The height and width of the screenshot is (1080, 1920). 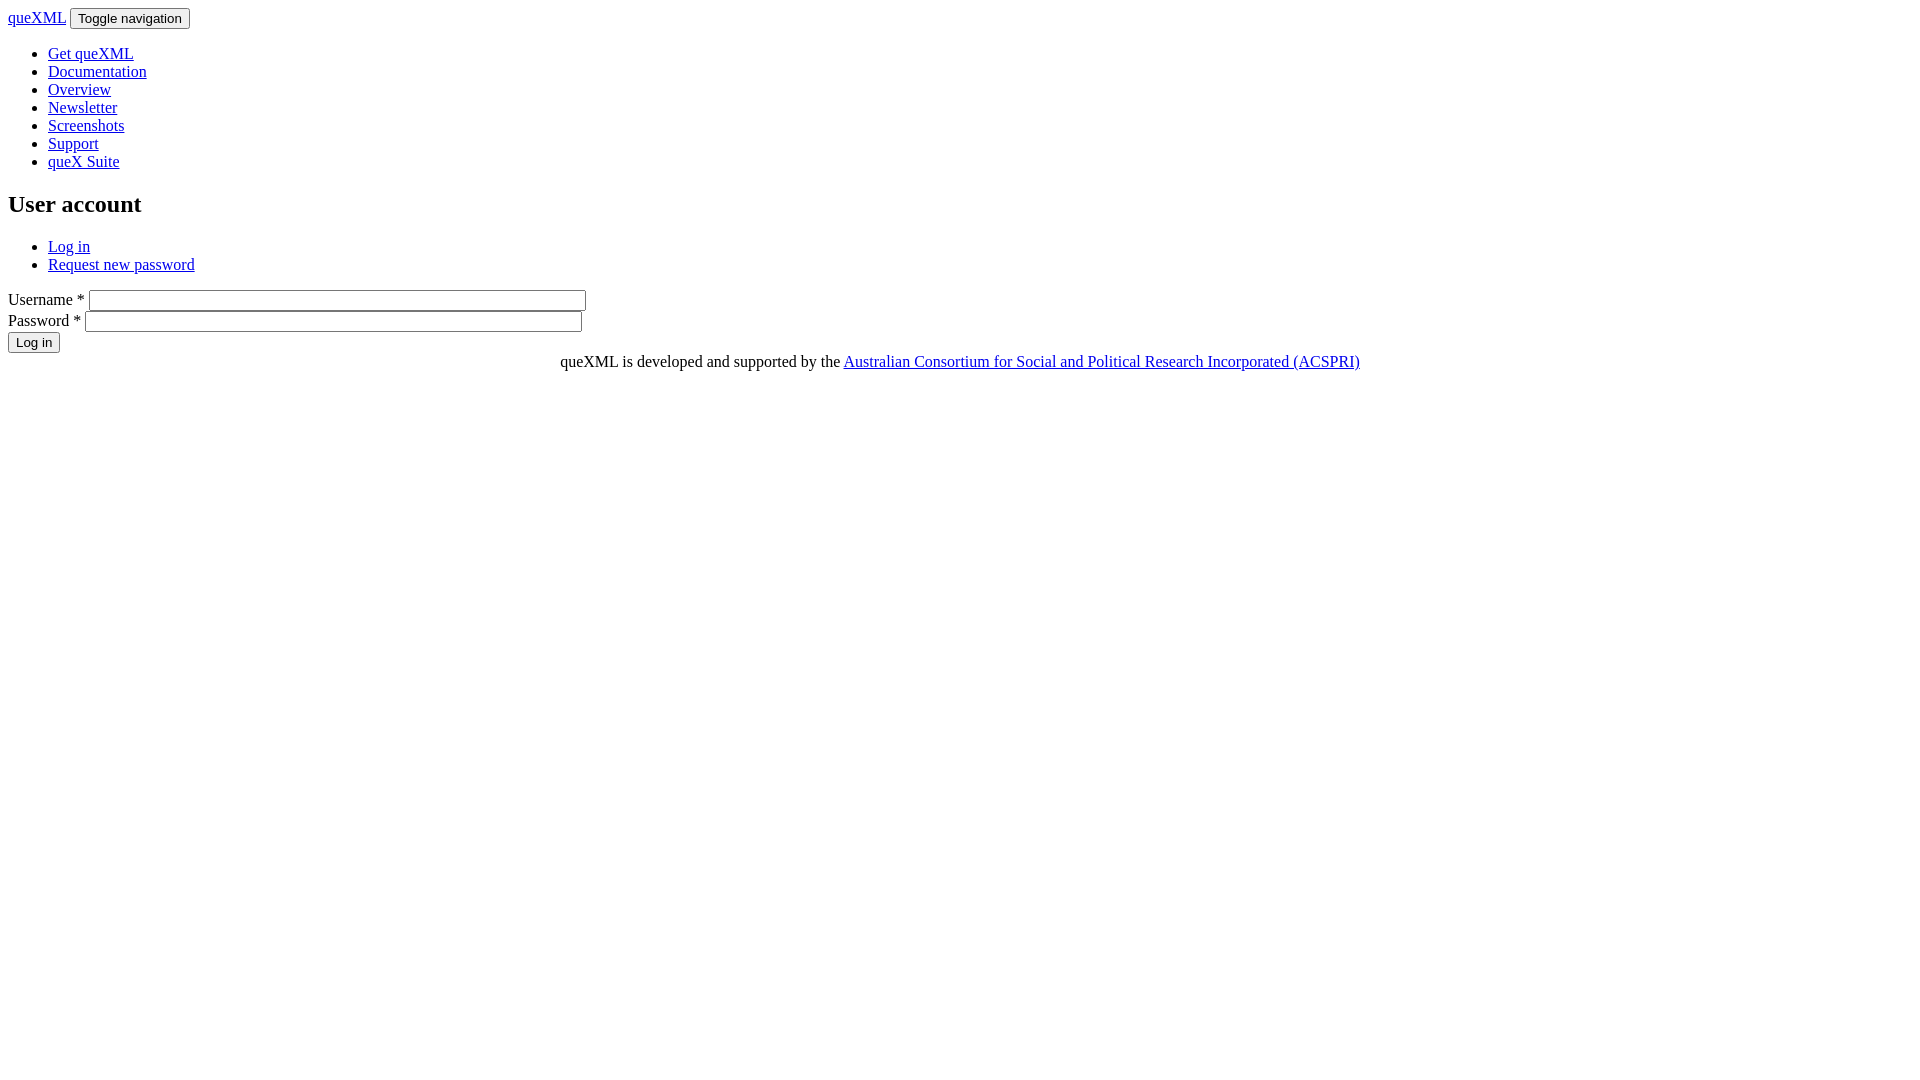 I want to click on 'Overview', so click(x=79, y=88).